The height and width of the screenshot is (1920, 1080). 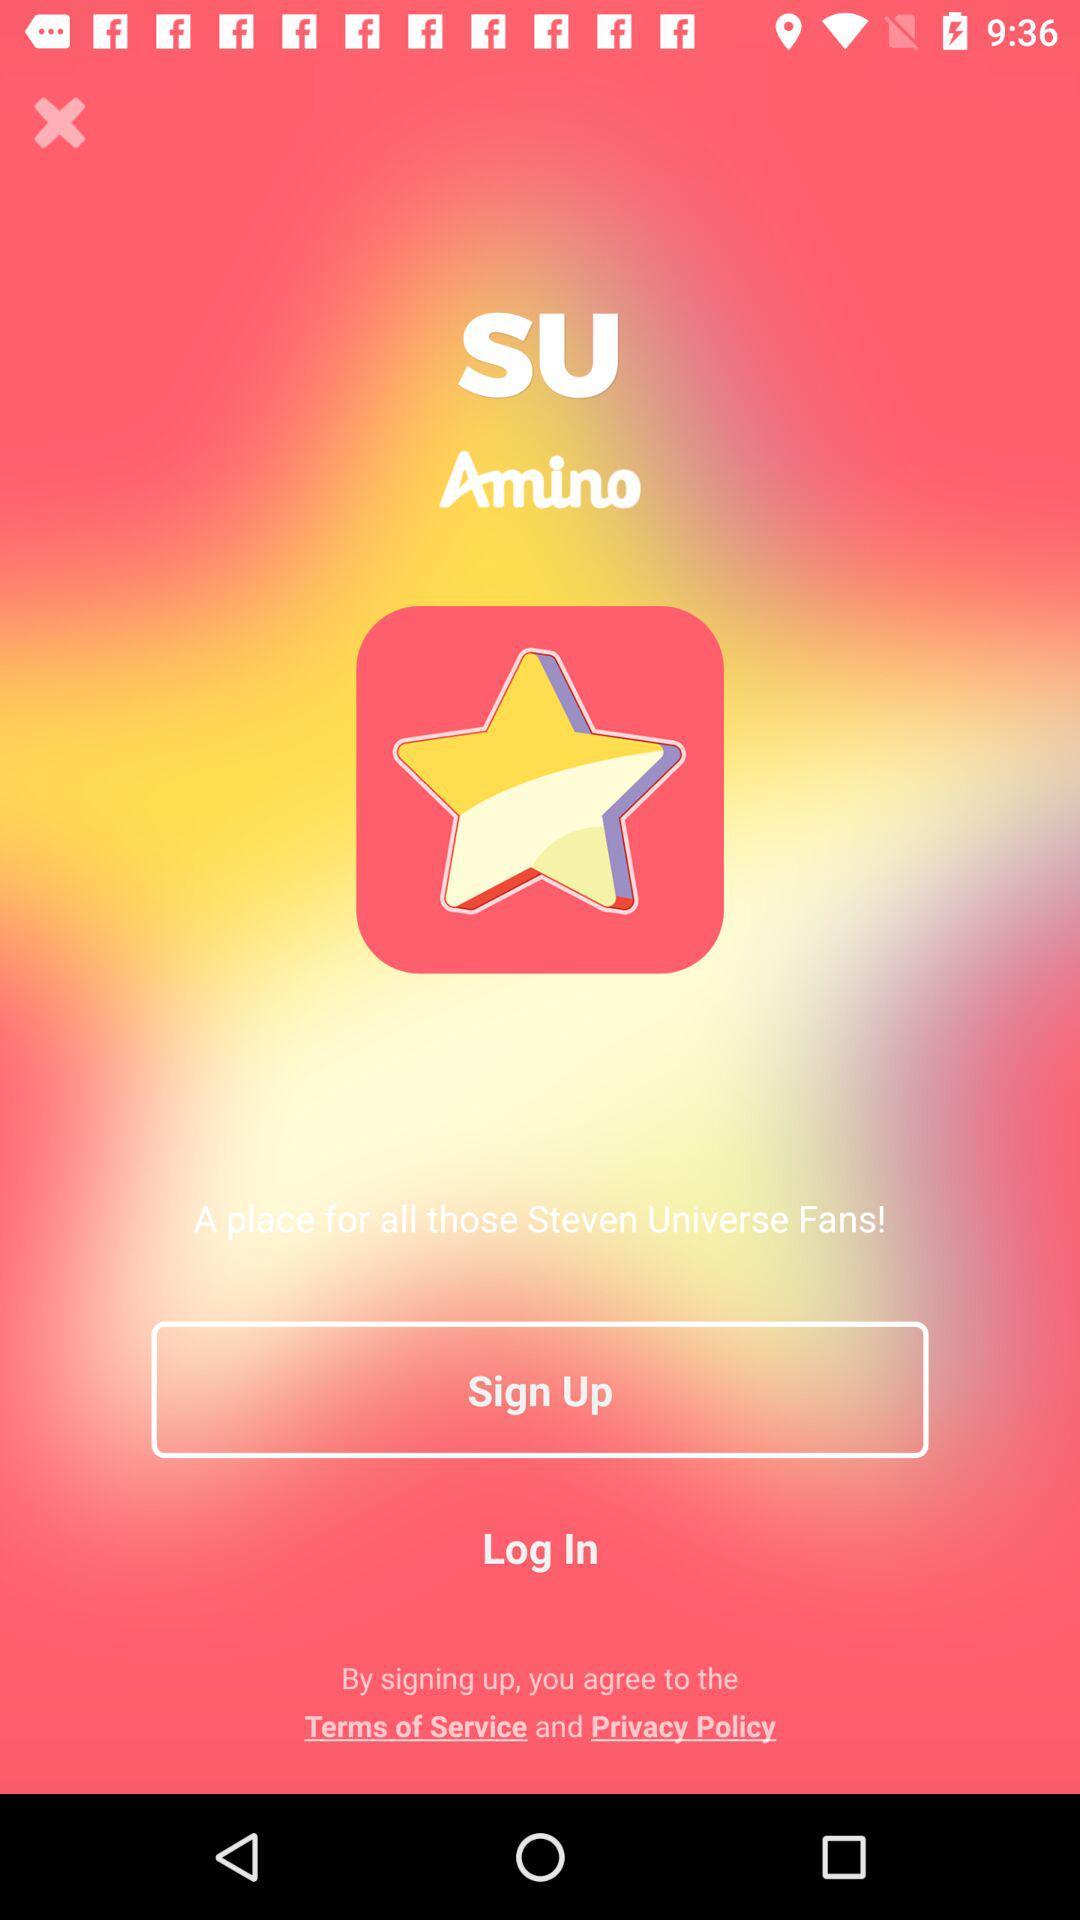 What do you see at coordinates (59, 122) in the screenshot?
I see `the close icon` at bounding box center [59, 122].